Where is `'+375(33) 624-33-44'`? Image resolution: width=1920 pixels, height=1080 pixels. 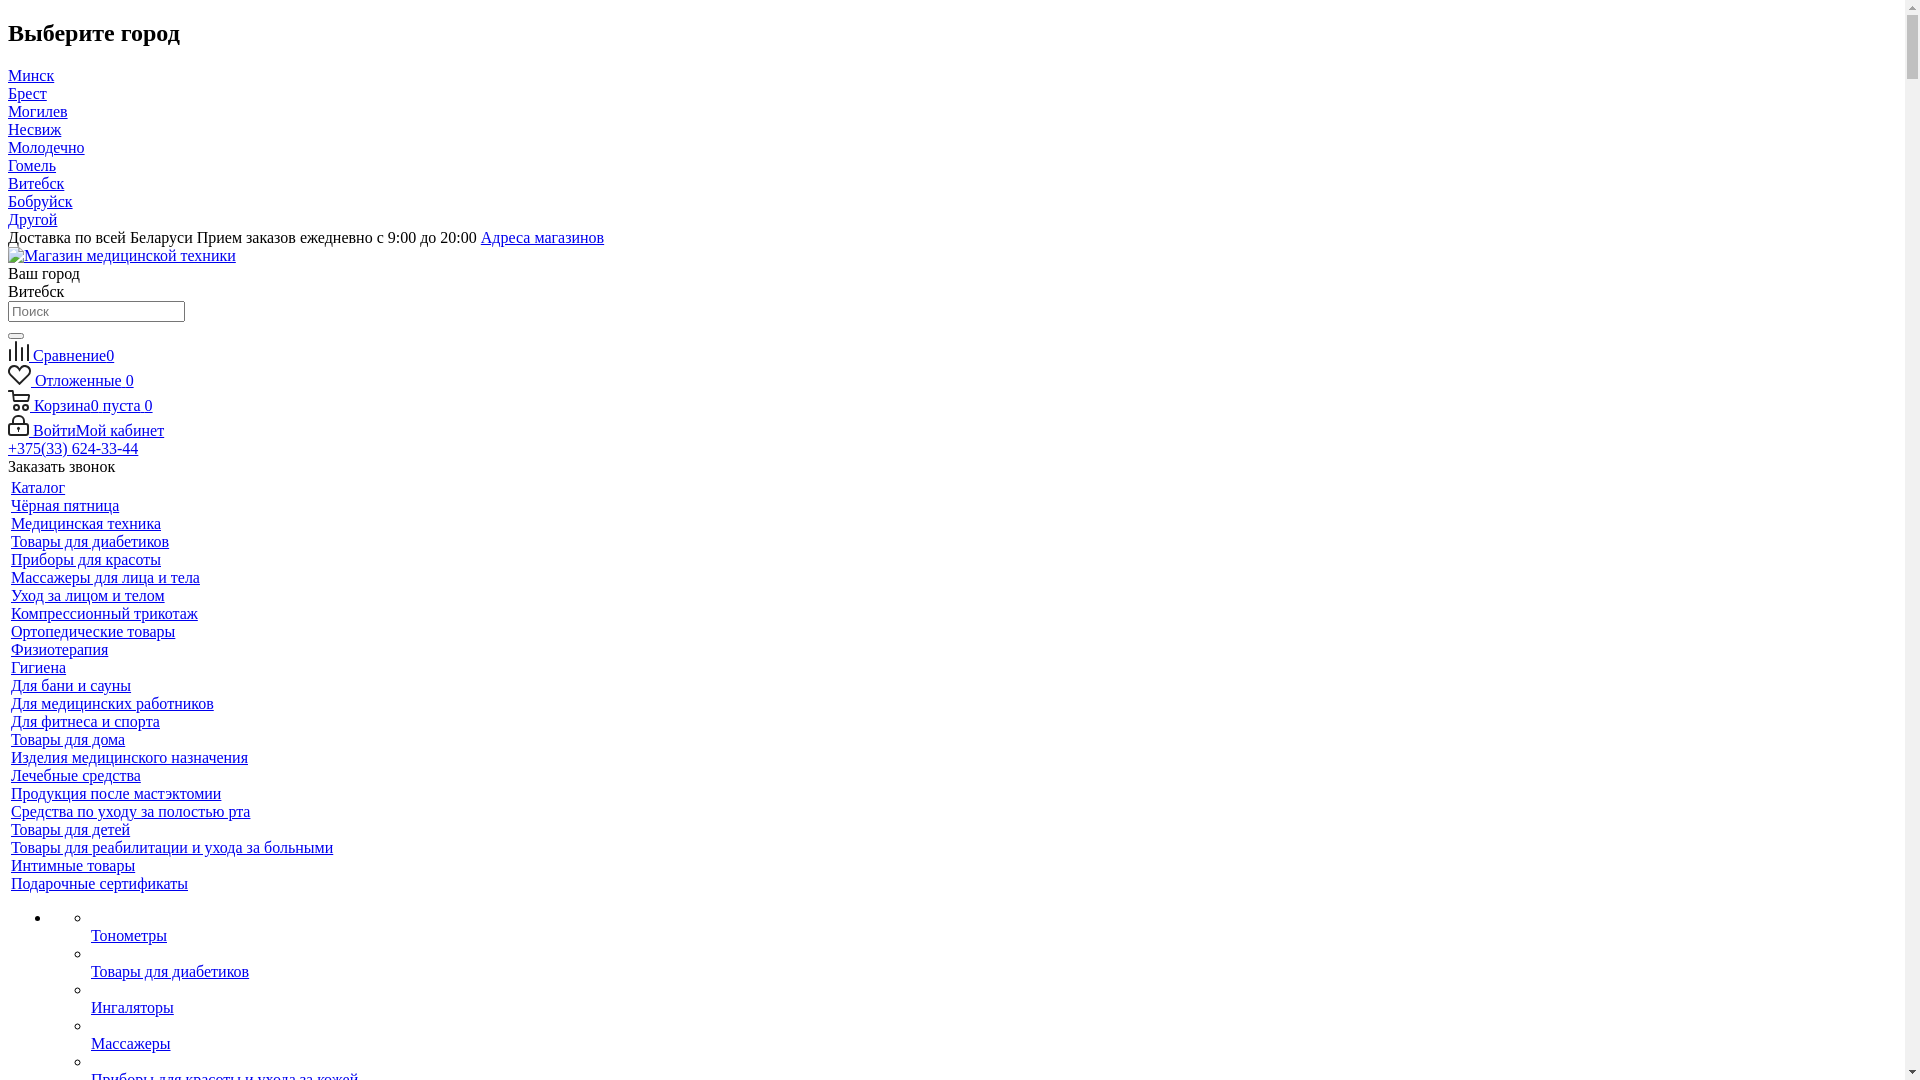 '+375(33) 624-33-44' is located at coordinates (72, 447).